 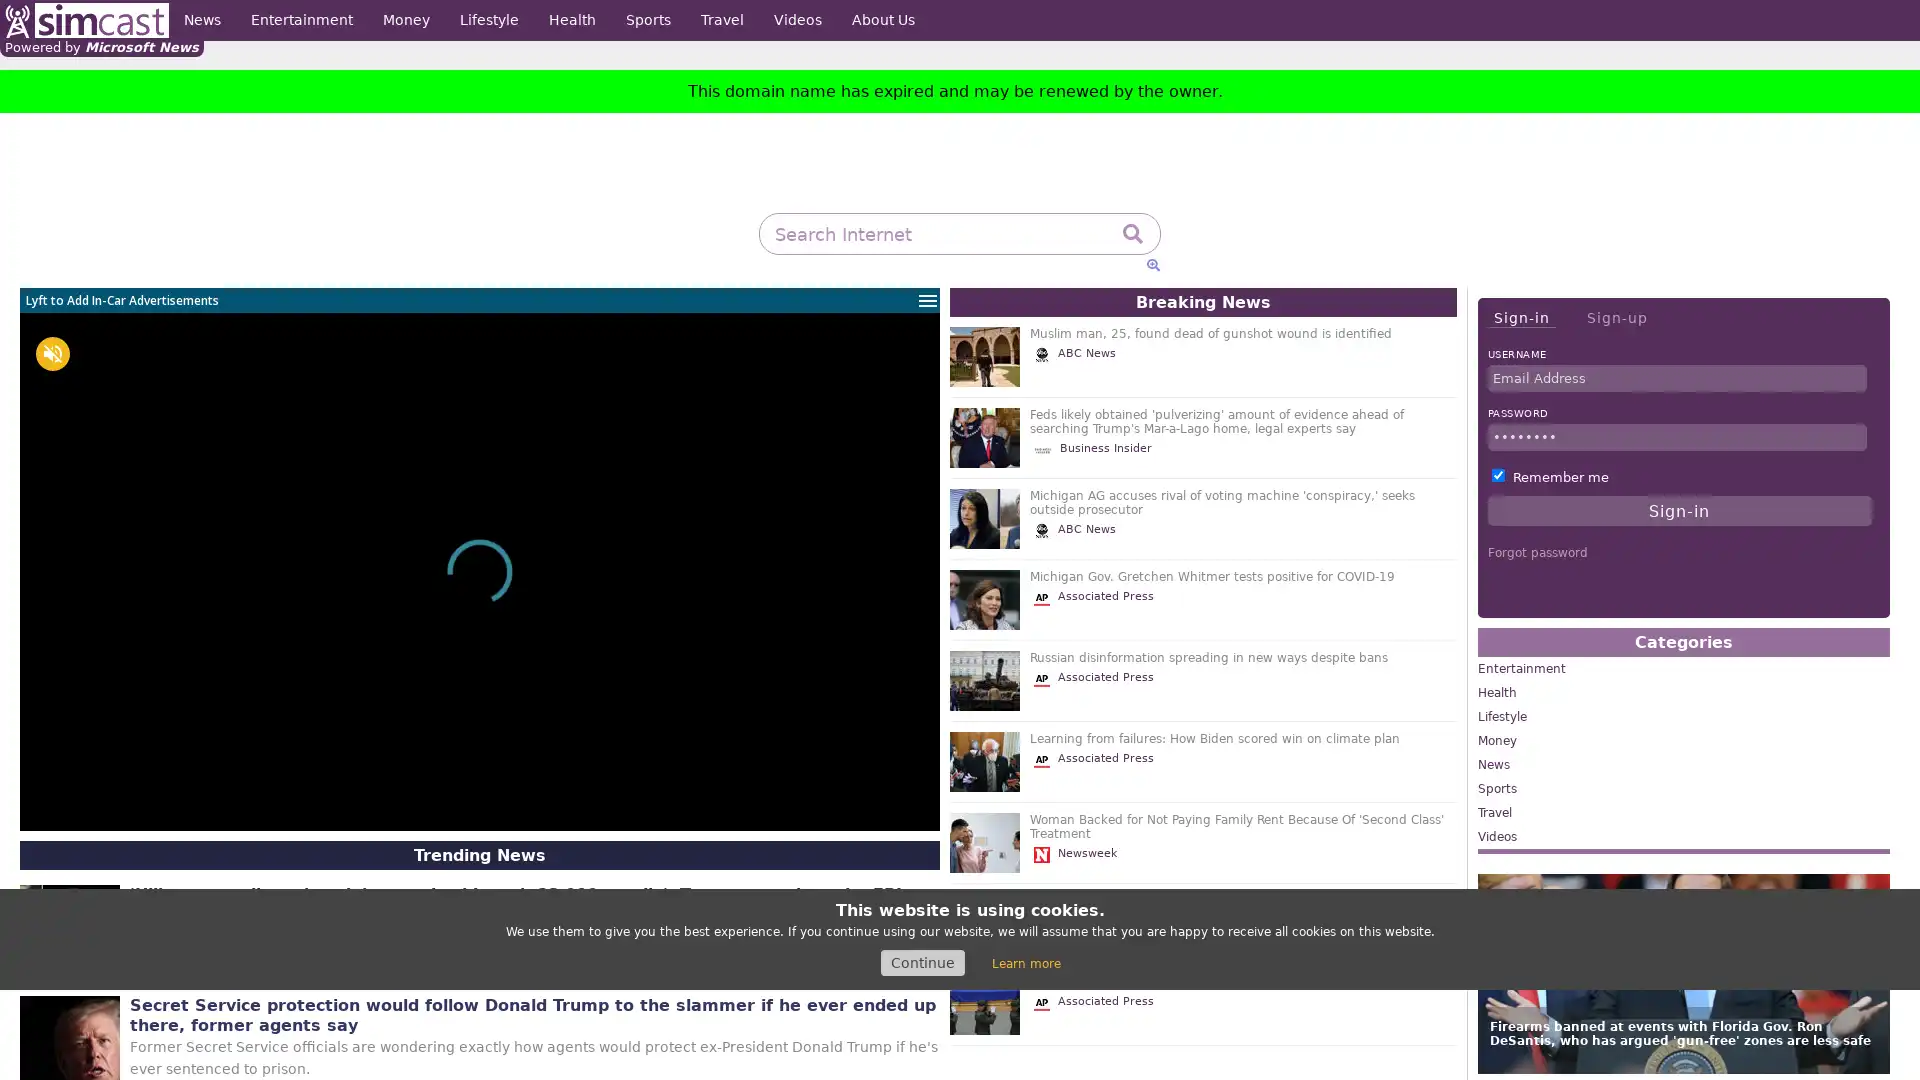 What do you see at coordinates (1616, 316) in the screenshot?
I see `Sign-up` at bounding box center [1616, 316].